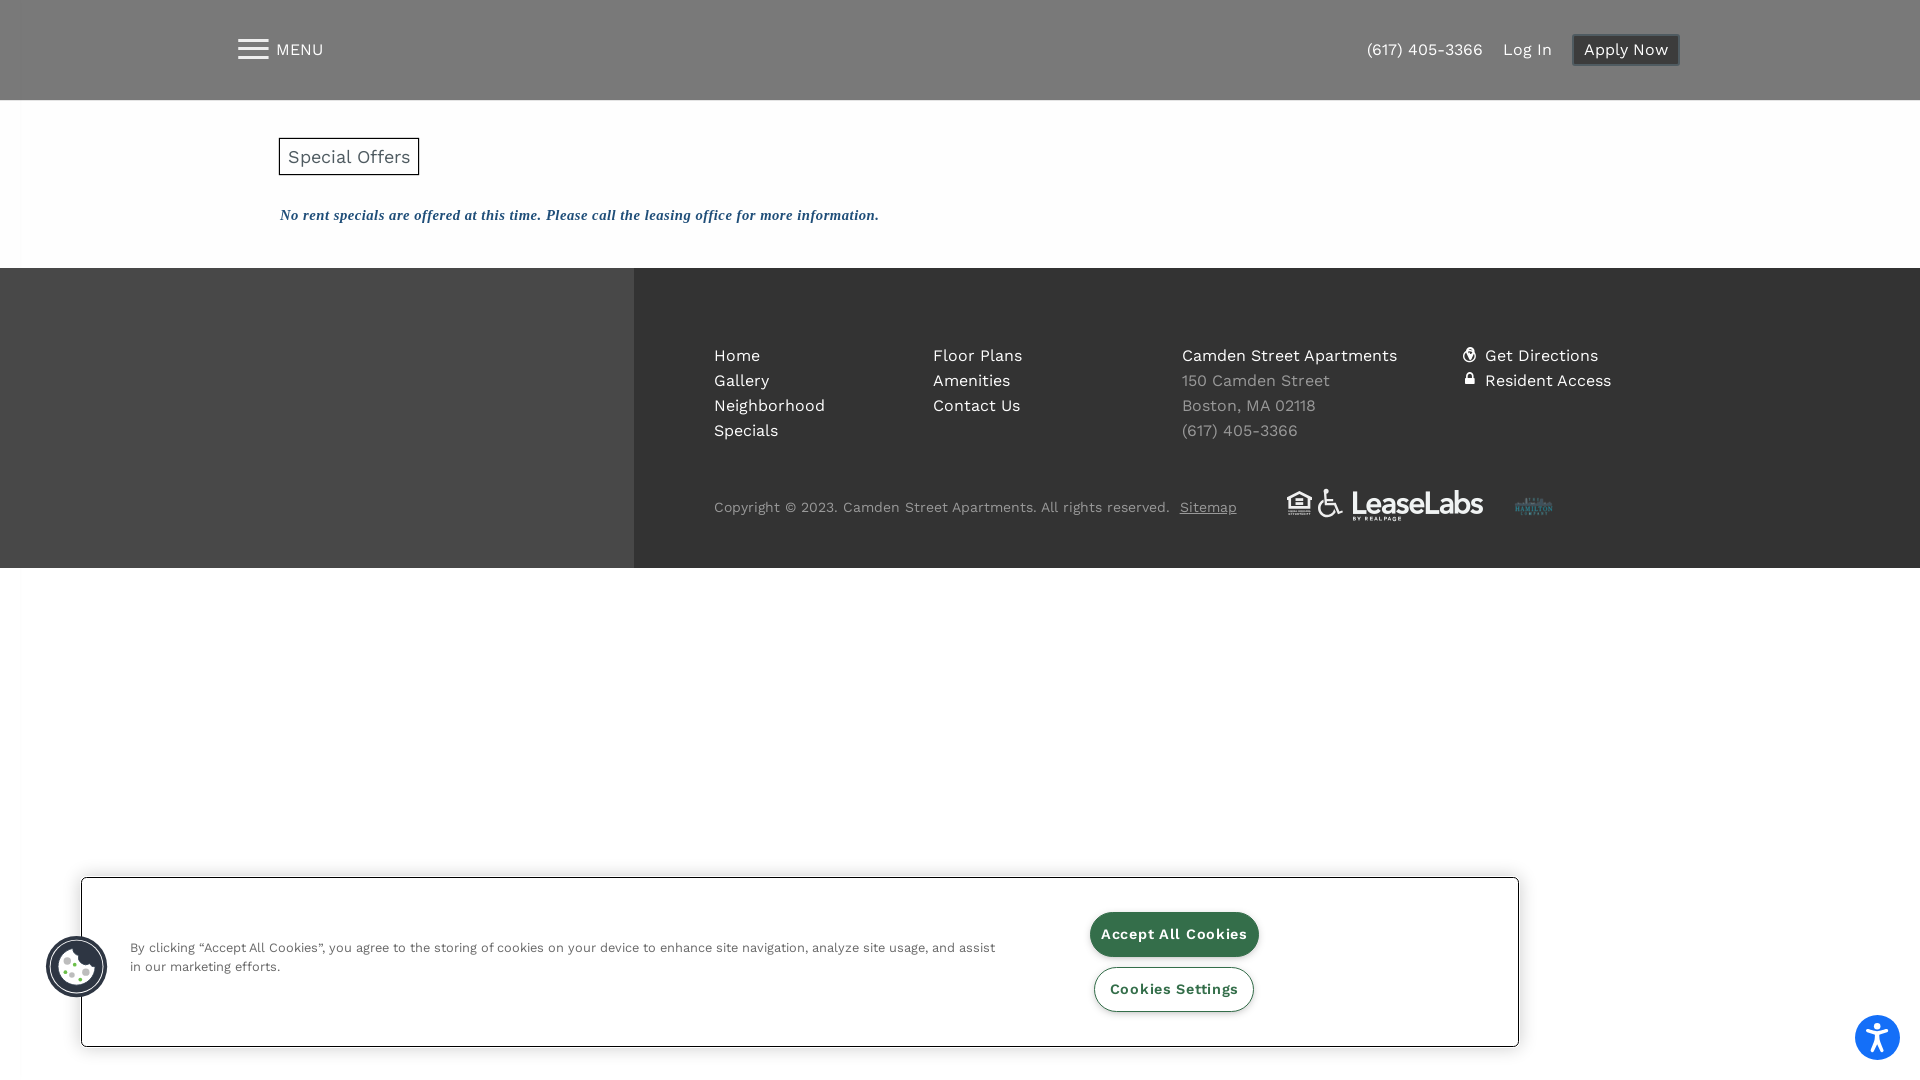 The width and height of the screenshot is (1920, 1080). Describe the element at coordinates (1174, 934) in the screenshot. I see `'Accept All Cookies'` at that location.